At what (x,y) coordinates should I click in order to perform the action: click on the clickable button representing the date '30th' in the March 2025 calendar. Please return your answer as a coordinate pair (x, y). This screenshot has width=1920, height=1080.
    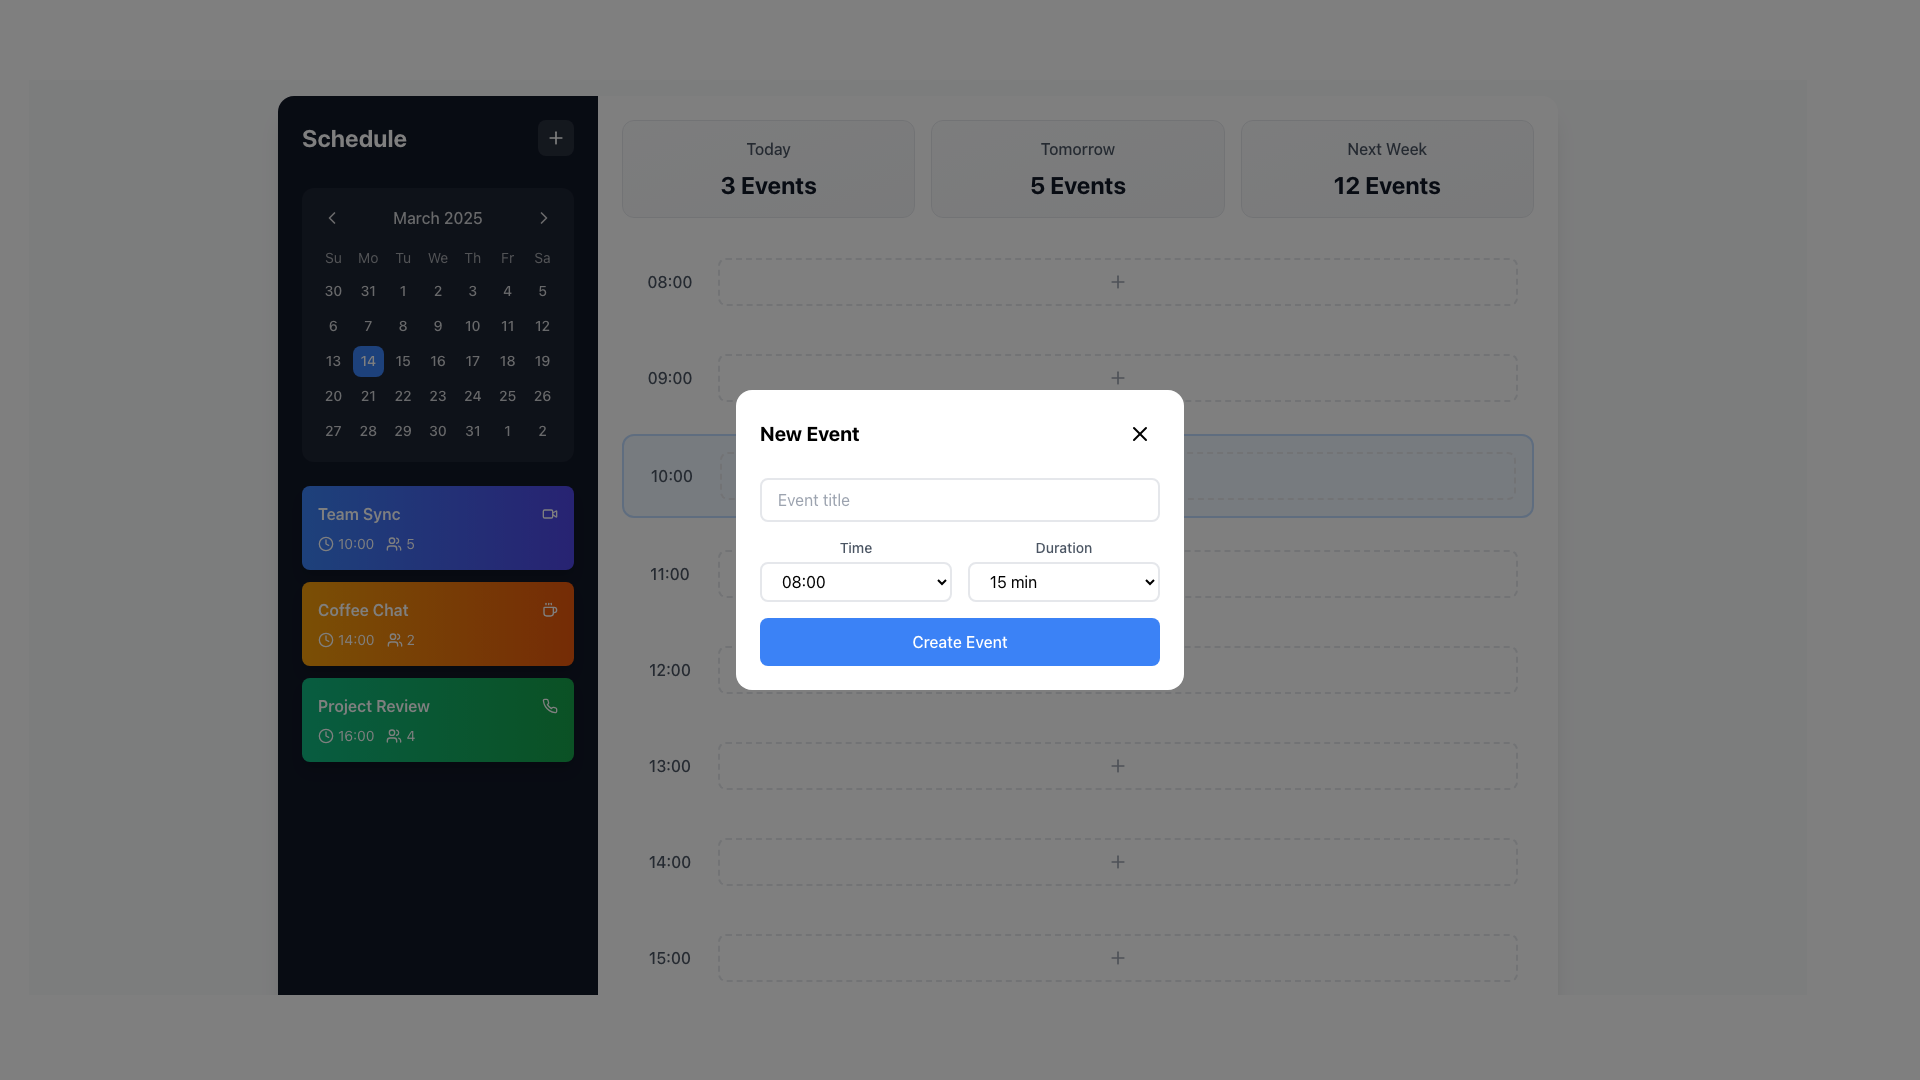
    Looking at the image, I should click on (333, 291).